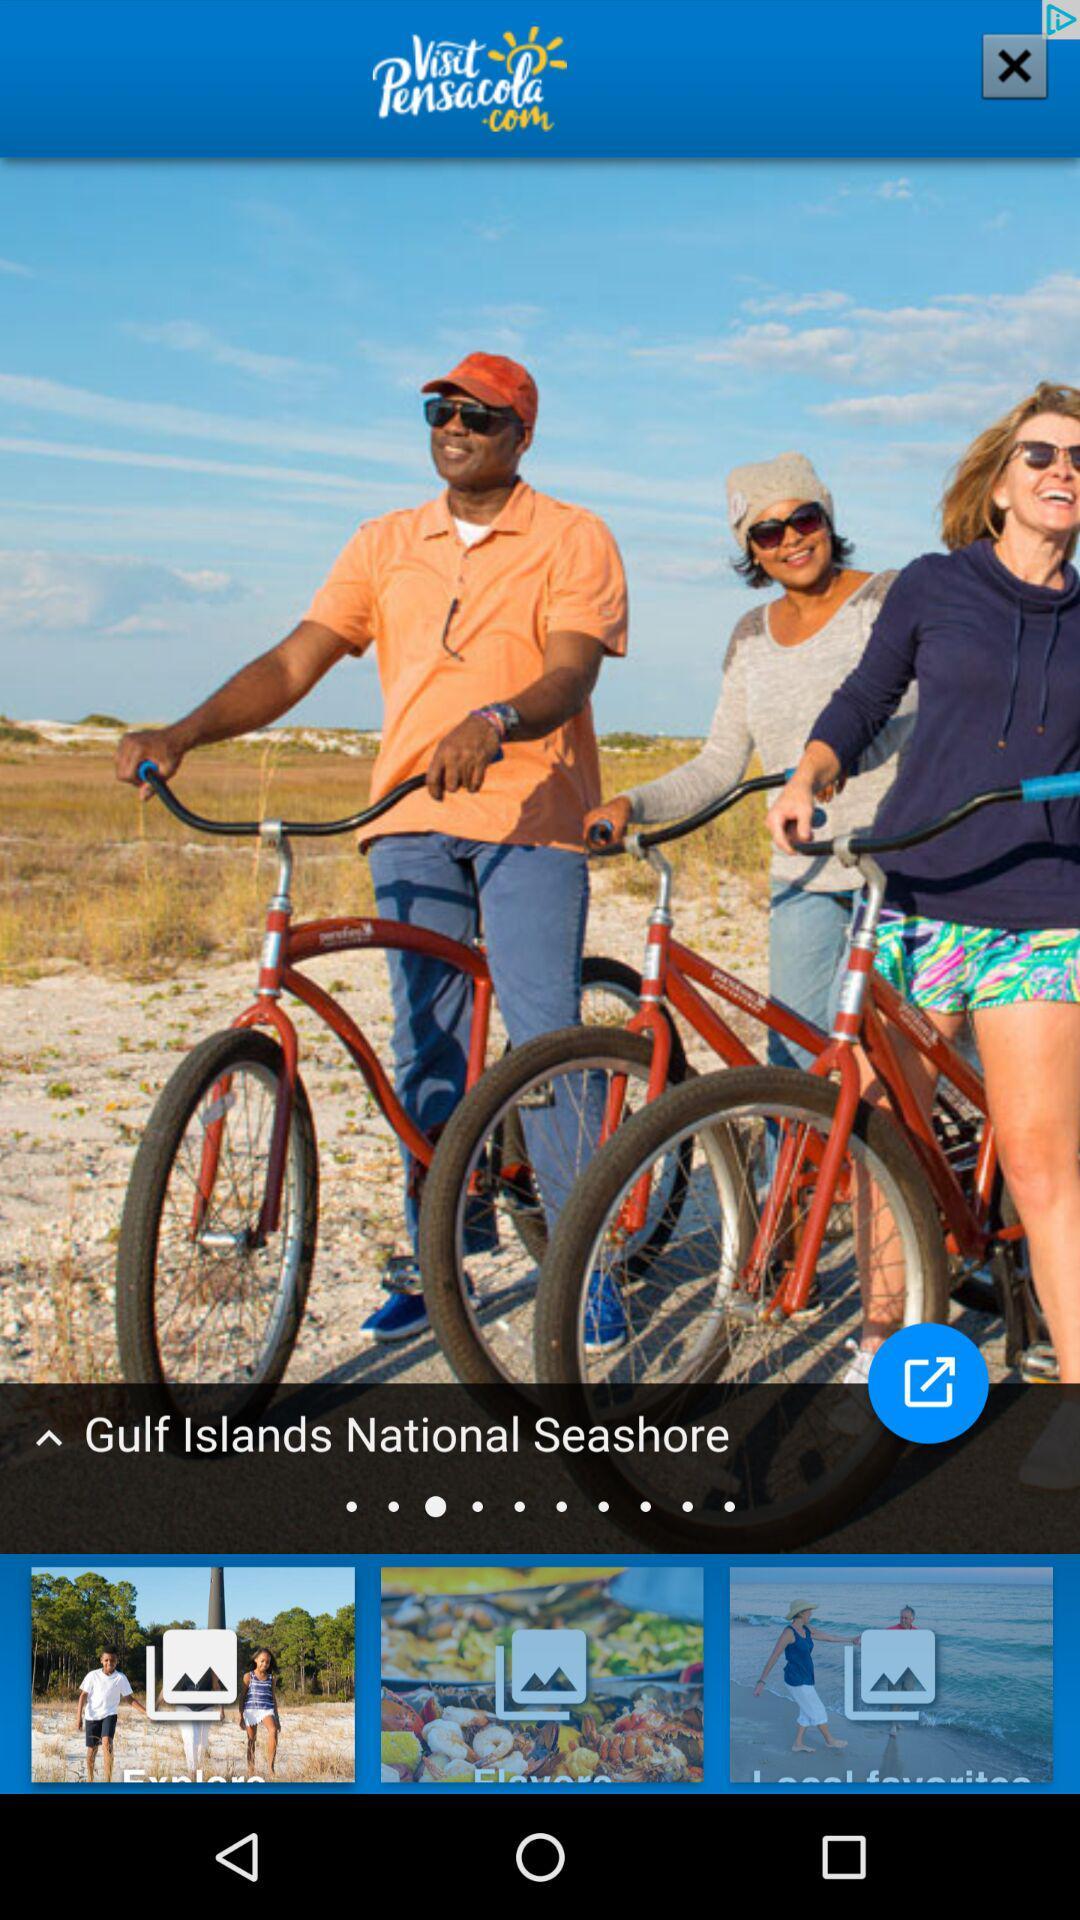 This screenshot has width=1080, height=1920. I want to click on the close icon, so click(1001, 78).